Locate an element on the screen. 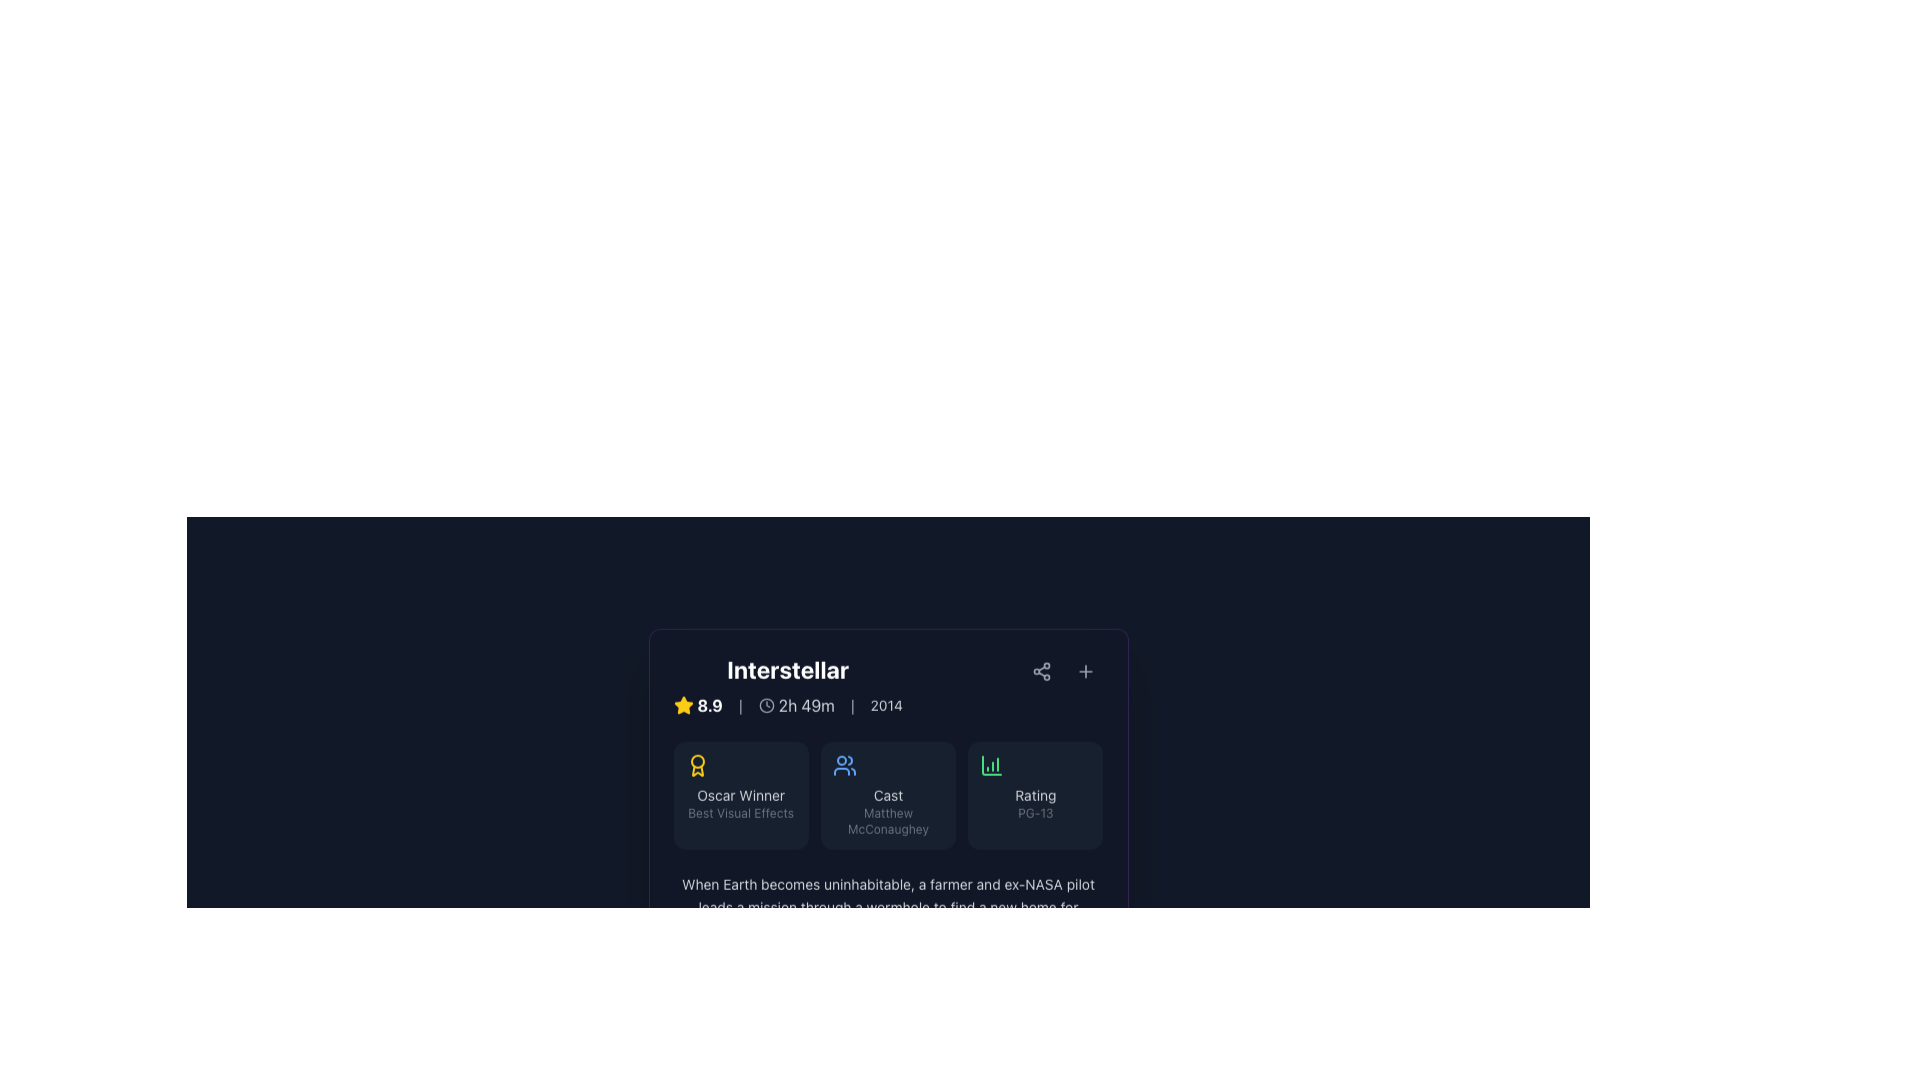 The width and height of the screenshot is (1920, 1080). text content of the Text label that categorizes the 'PG-13' rating information, positioned in the rightmost column beneath the 'Interstellar' section title is located at coordinates (1035, 794).